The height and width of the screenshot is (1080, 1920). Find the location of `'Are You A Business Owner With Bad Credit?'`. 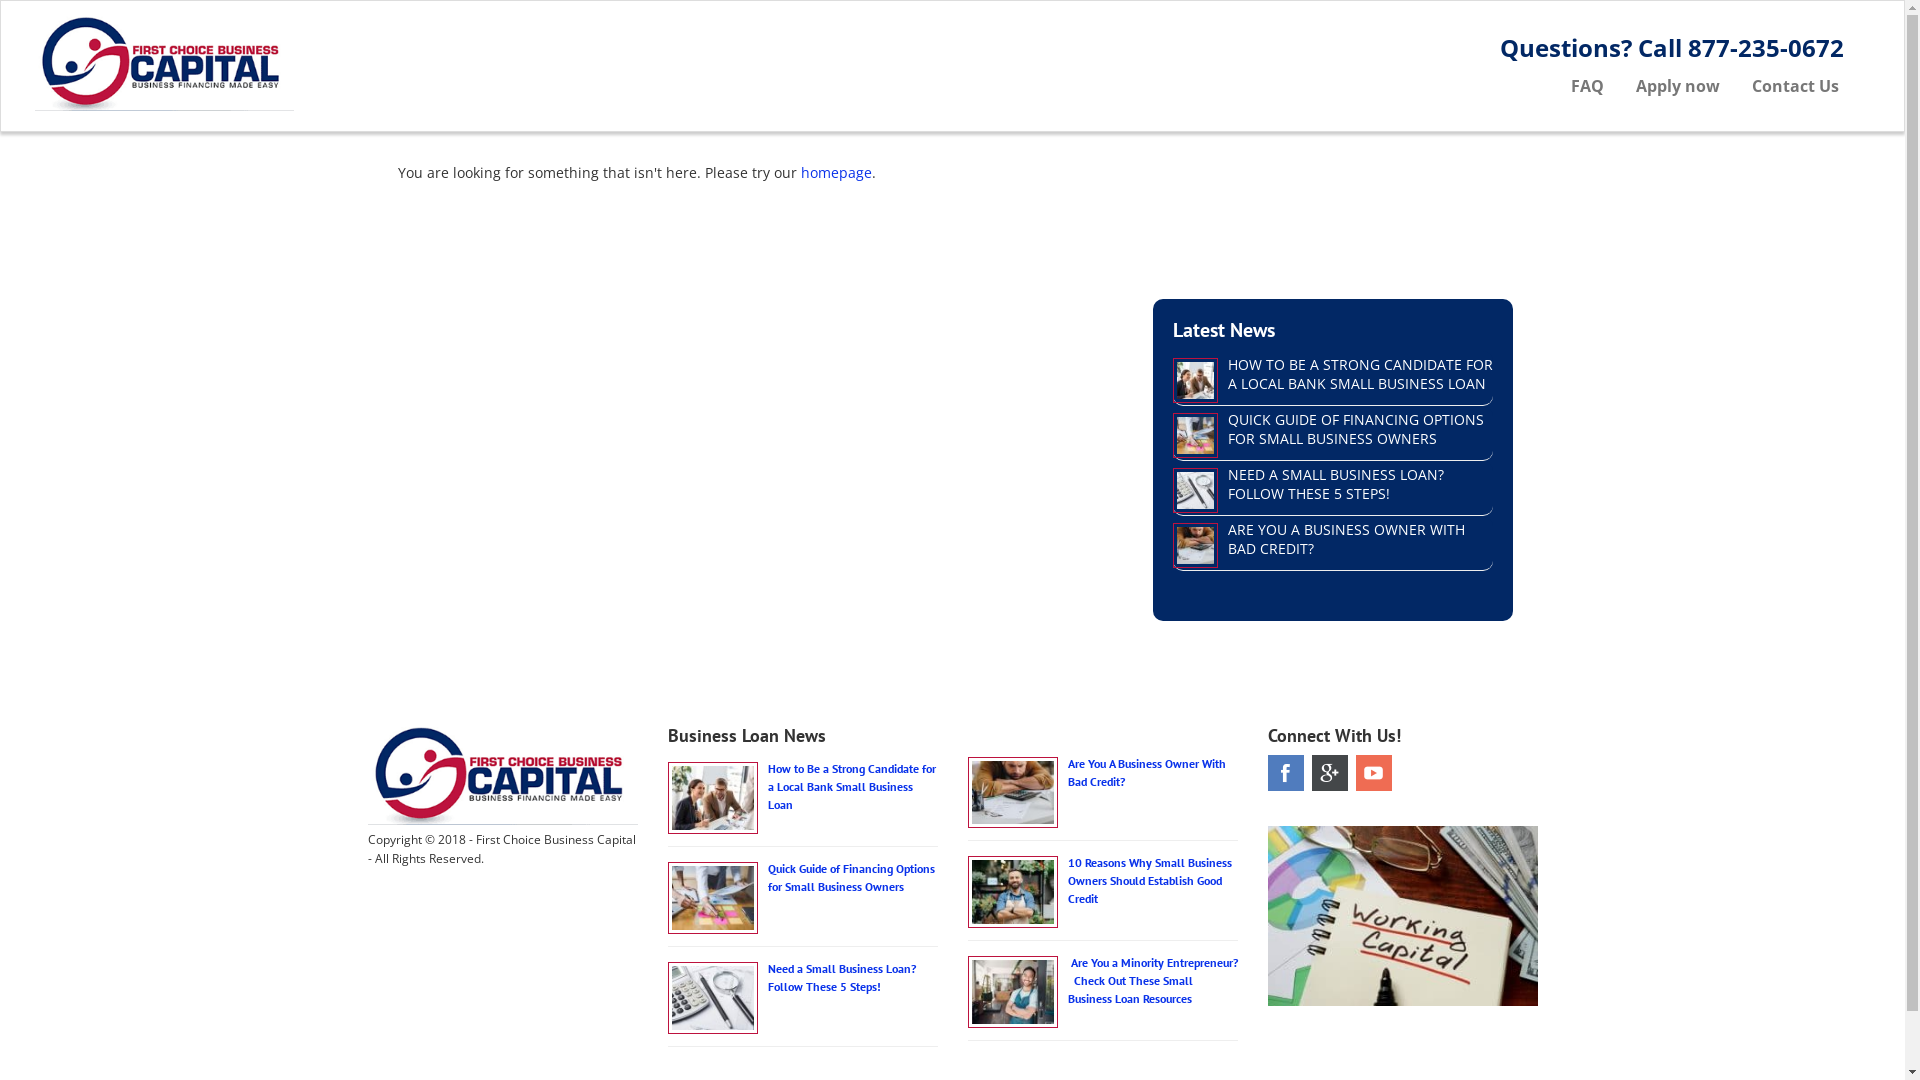

'Are You A Business Owner With Bad Credit?' is located at coordinates (1067, 771).